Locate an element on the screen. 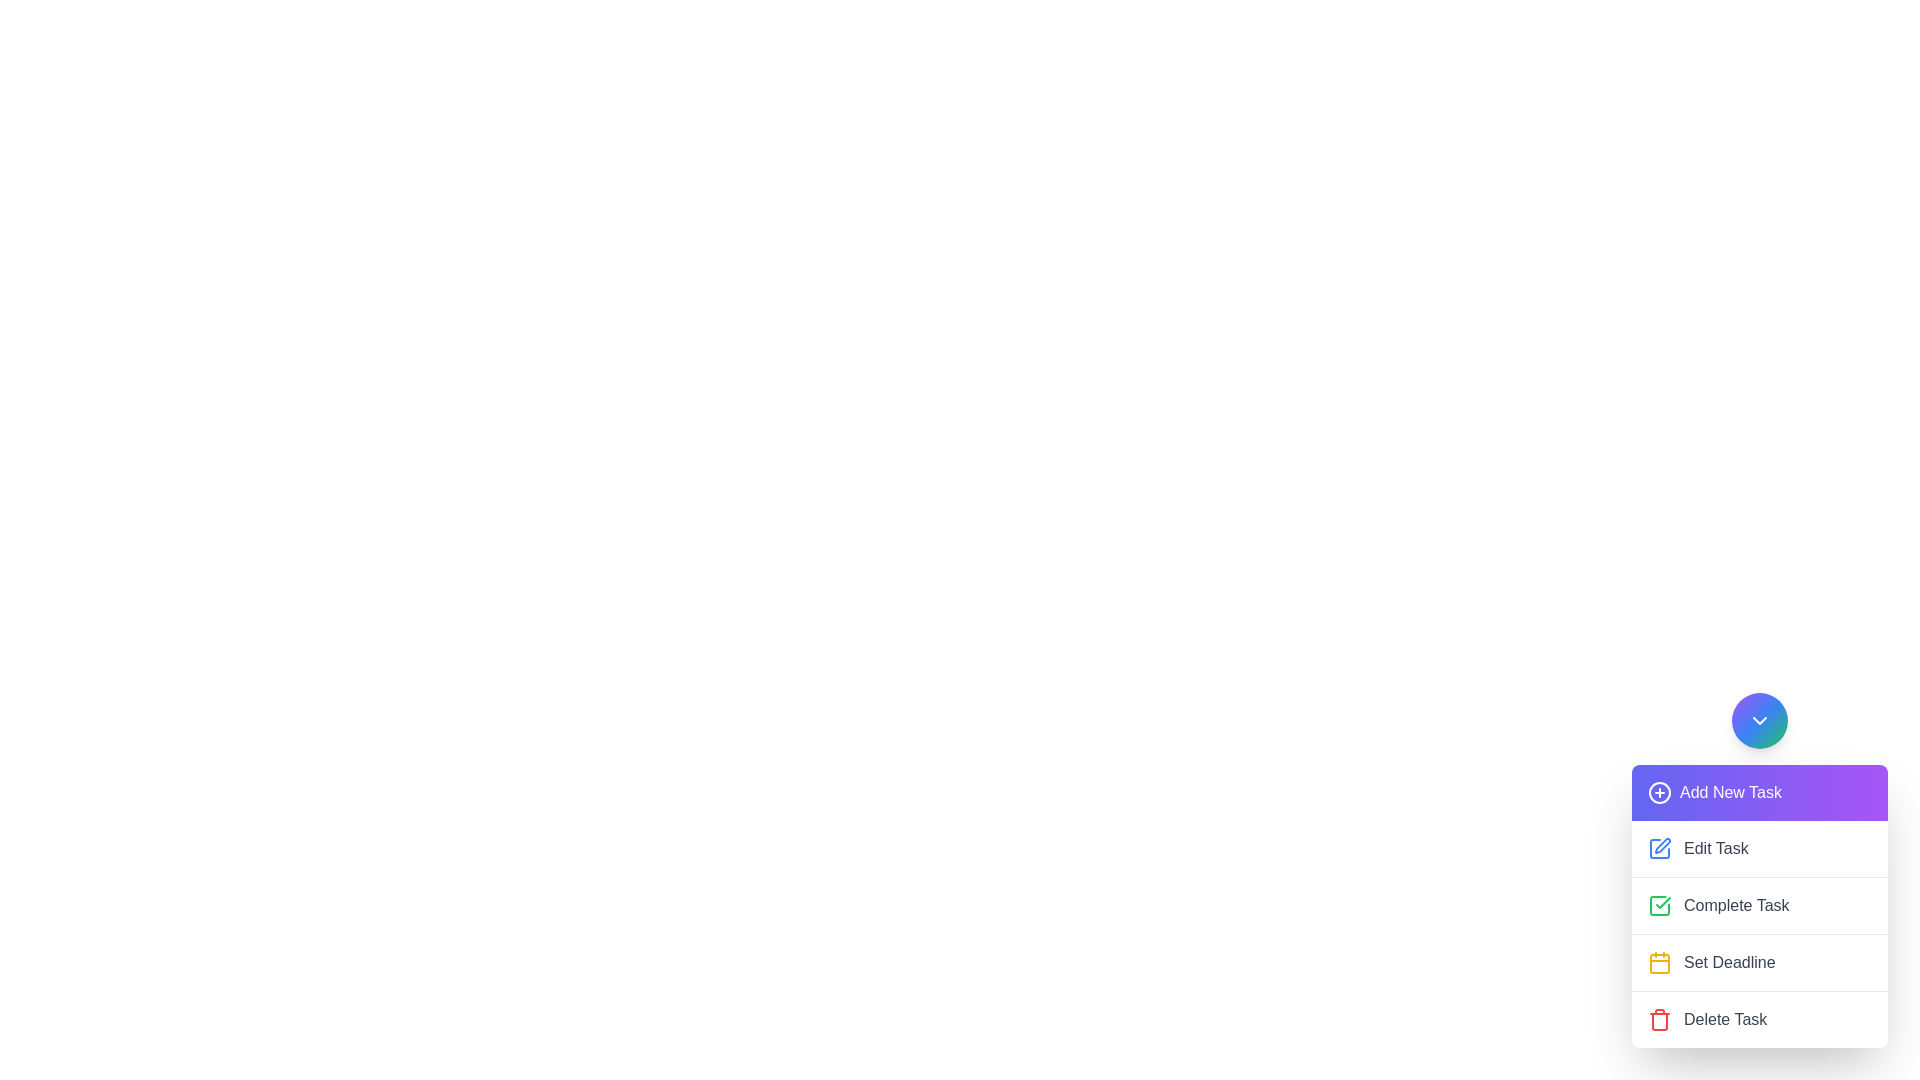  the button is located at coordinates (1760, 792).